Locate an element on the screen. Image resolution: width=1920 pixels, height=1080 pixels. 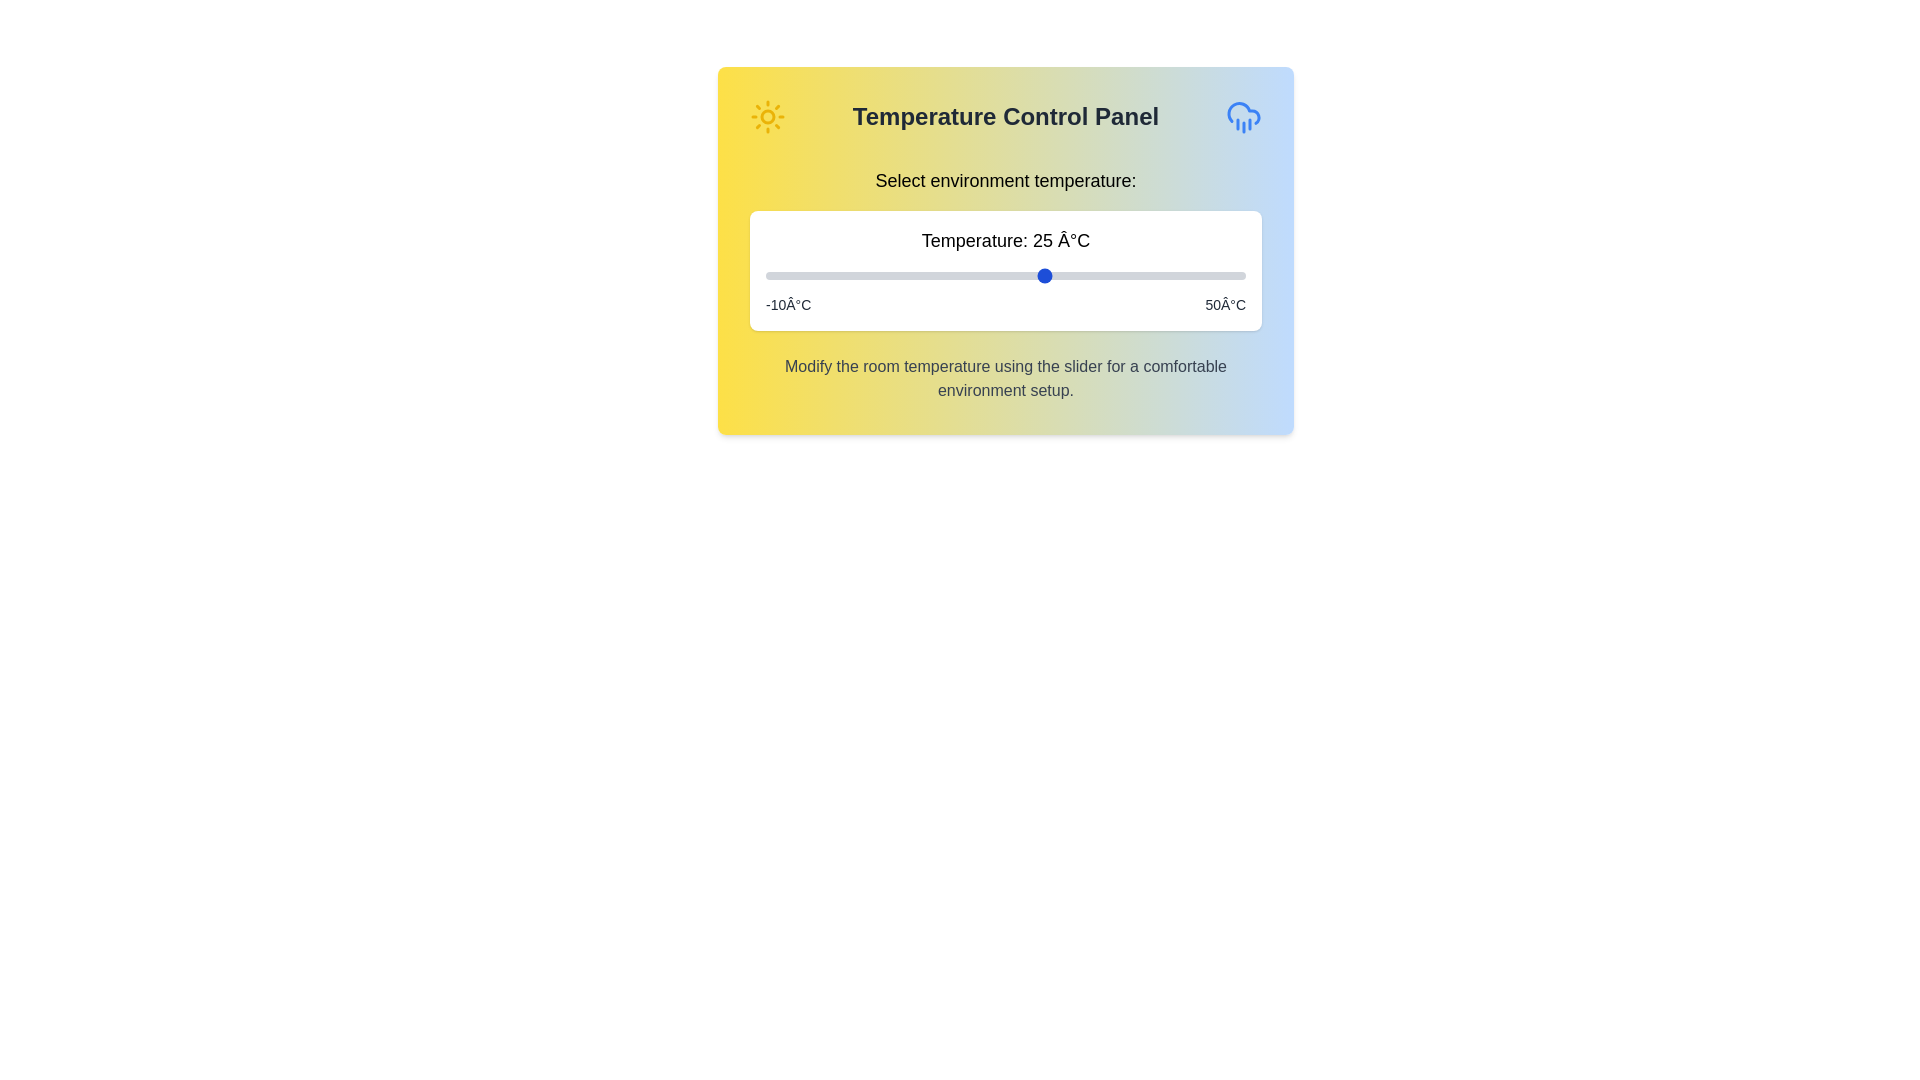
the temperature value display to interact with it is located at coordinates (1006, 239).